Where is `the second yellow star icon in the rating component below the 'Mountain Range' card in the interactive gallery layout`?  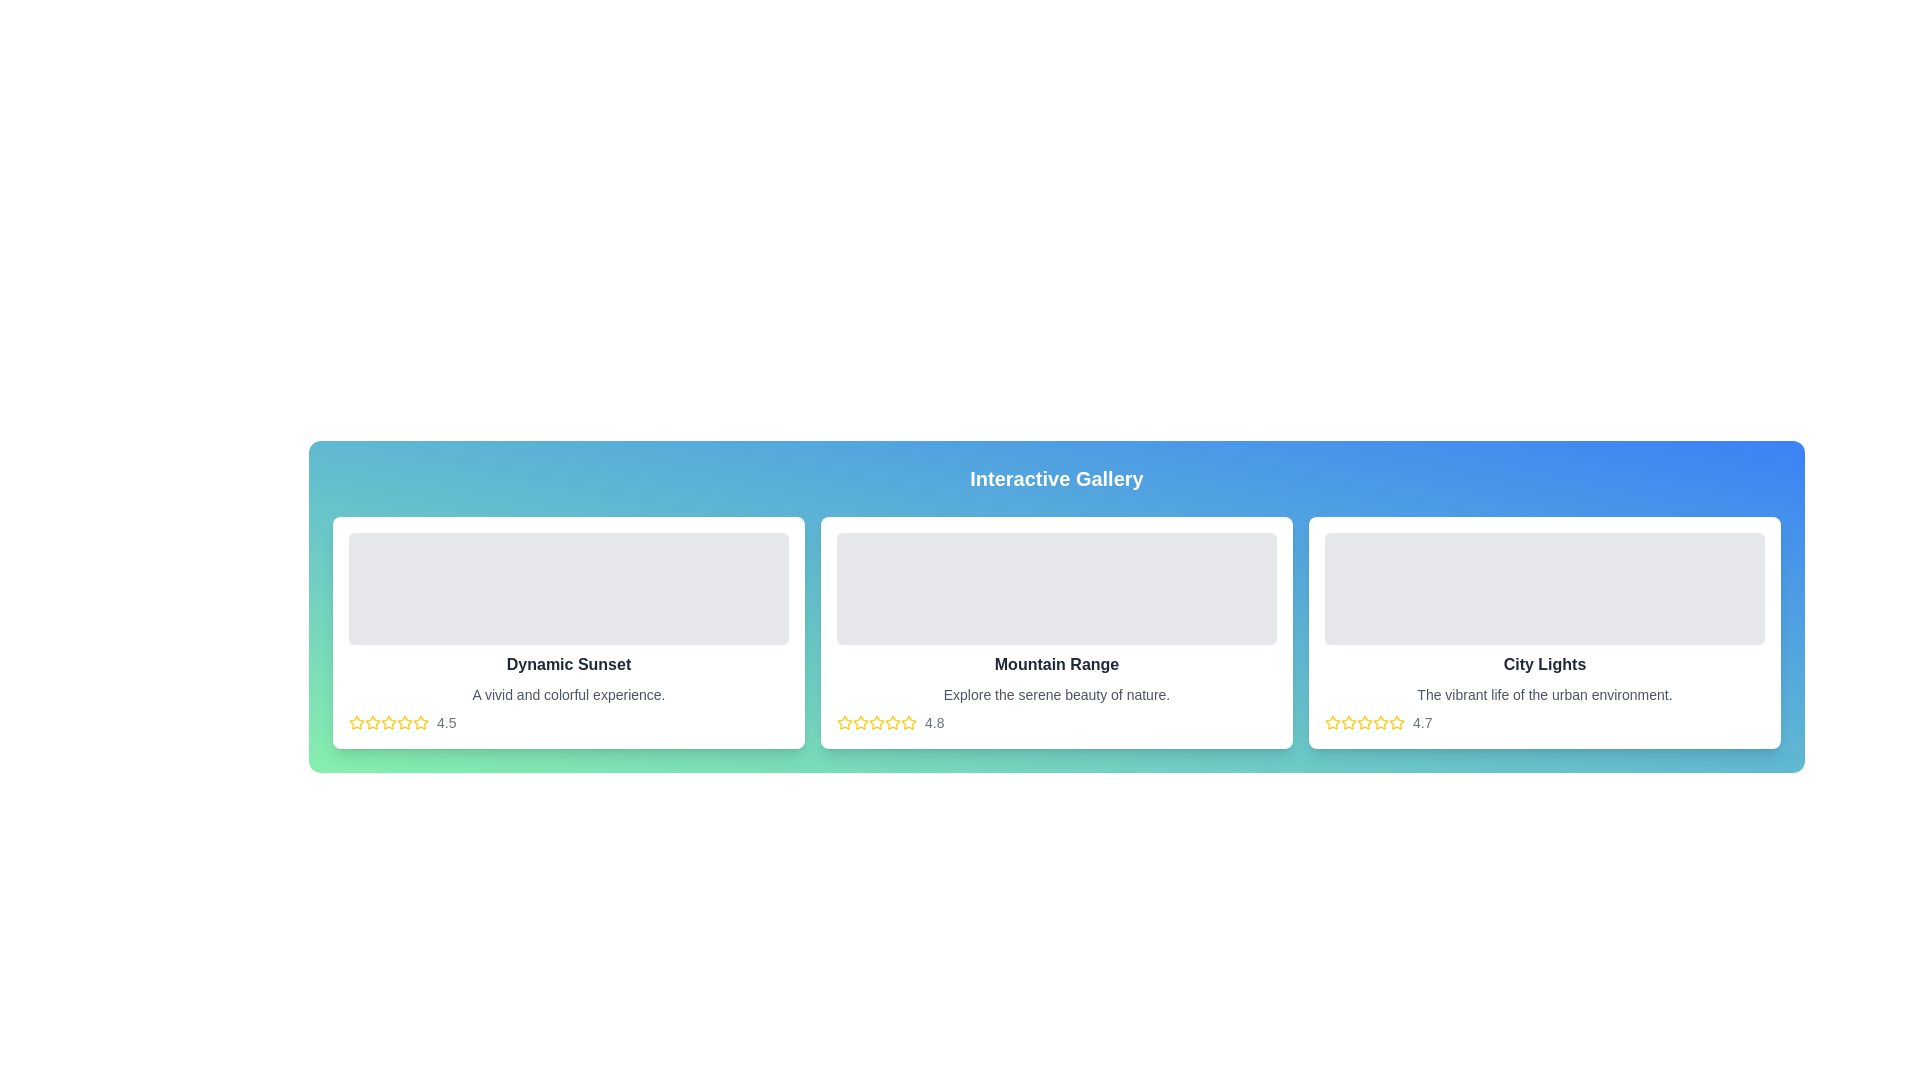 the second yellow star icon in the rating component below the 'Mountain Range' card in the interactive gallery layout is located at coordinates (877, 722).